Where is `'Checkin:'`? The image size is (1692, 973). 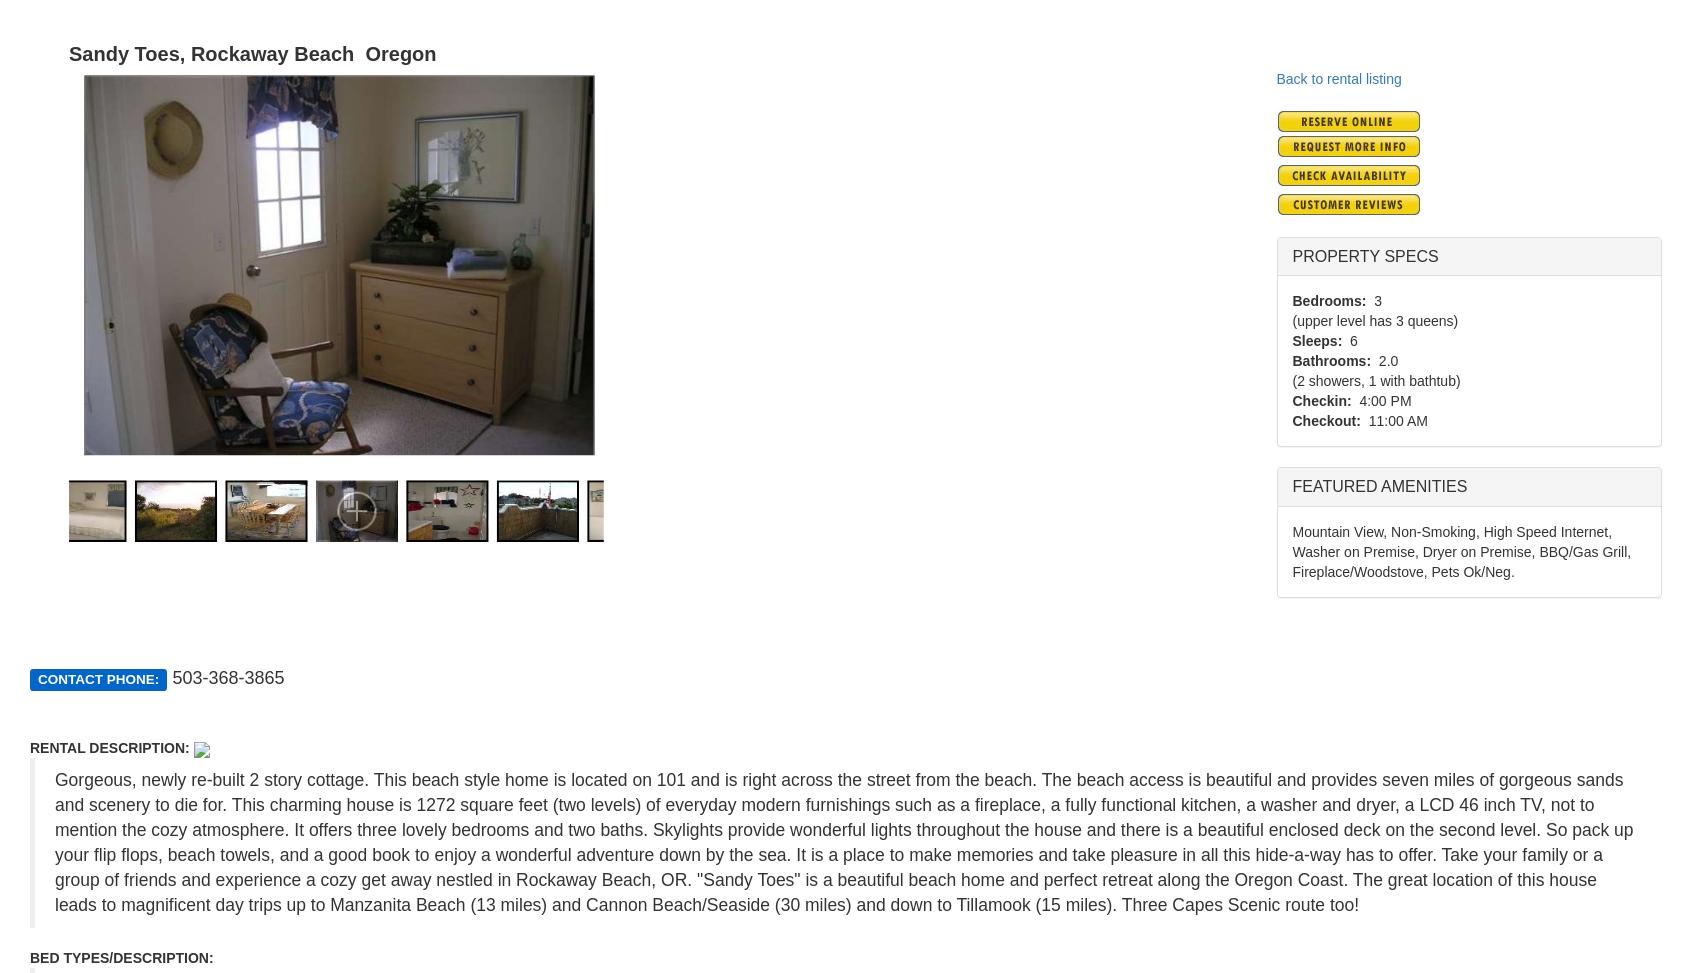 'Checkin:' is located at coordinates (1320, 399).